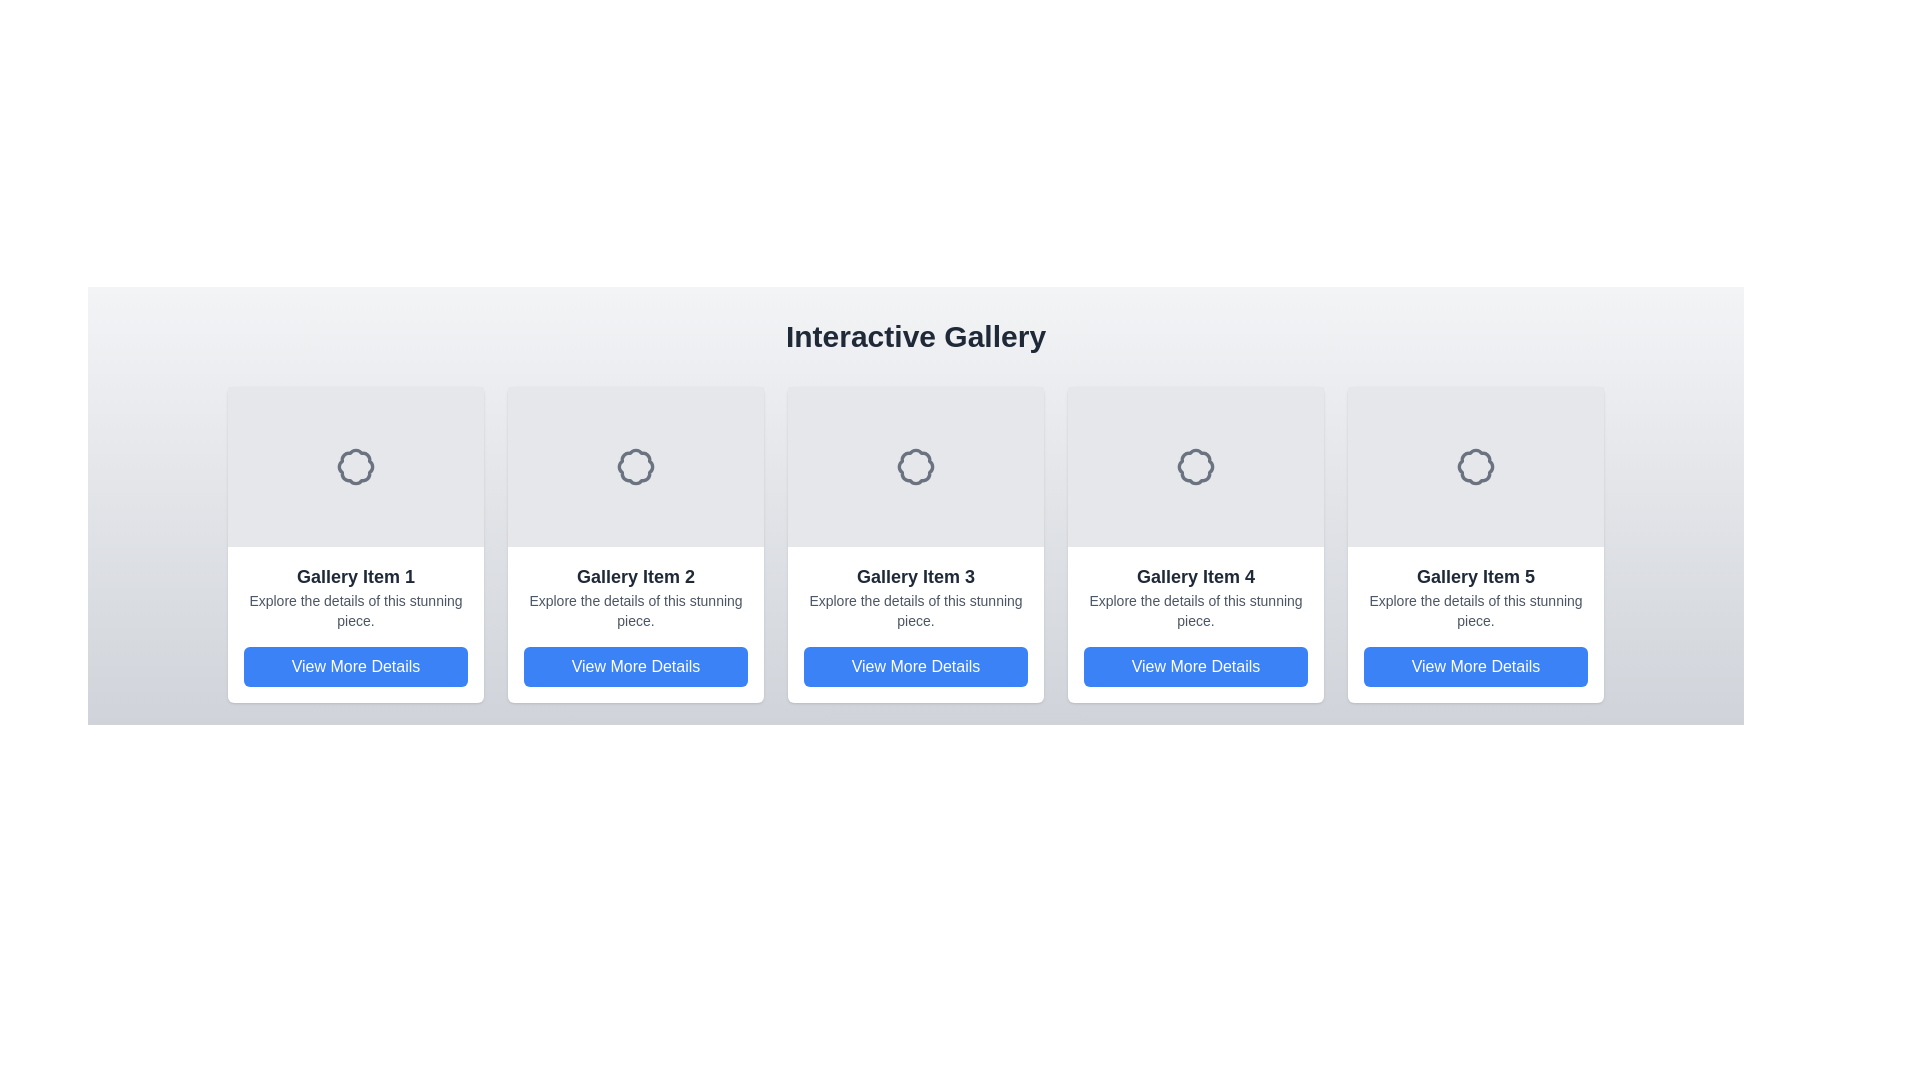  I want to click on title text of the first card in the grid layout, which is centrally aligned at the top section of the card, so click(355, 577).